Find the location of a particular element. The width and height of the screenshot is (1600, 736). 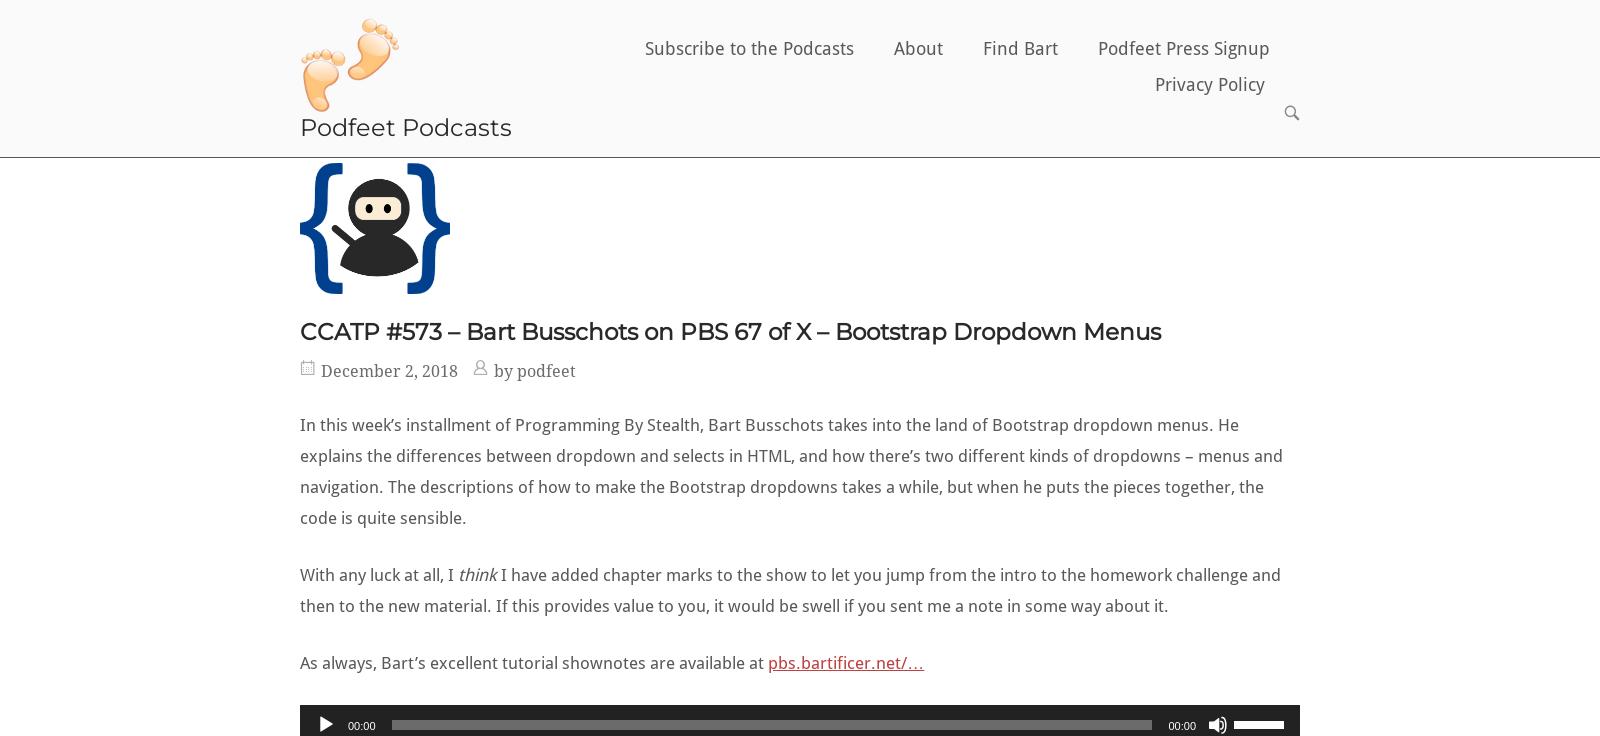

'With any luck at all, I' is located at coordinates (300, 573).